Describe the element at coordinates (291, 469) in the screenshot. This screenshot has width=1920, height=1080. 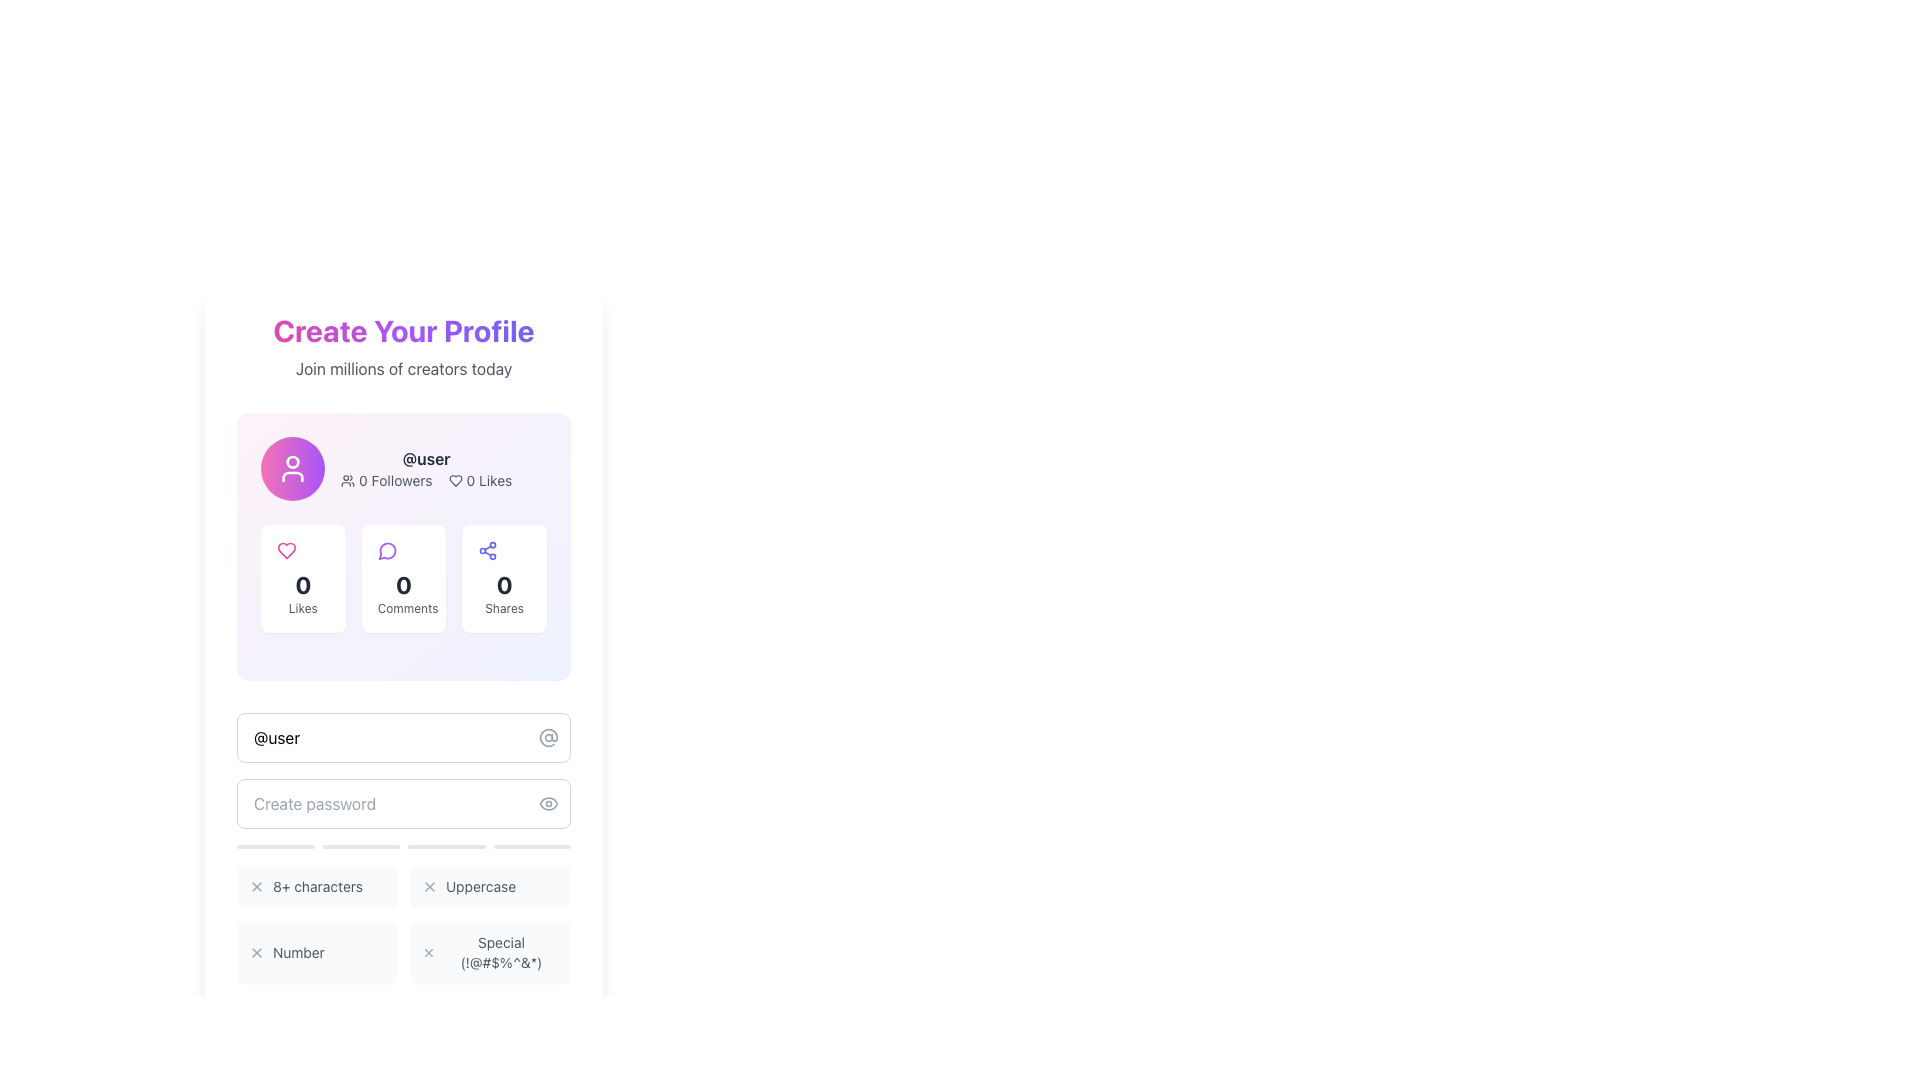
I see `the circular icon button featuring a gradient fill from pink to purple with a white user silhouette at its center, which indicates user-related functionality` at that location.